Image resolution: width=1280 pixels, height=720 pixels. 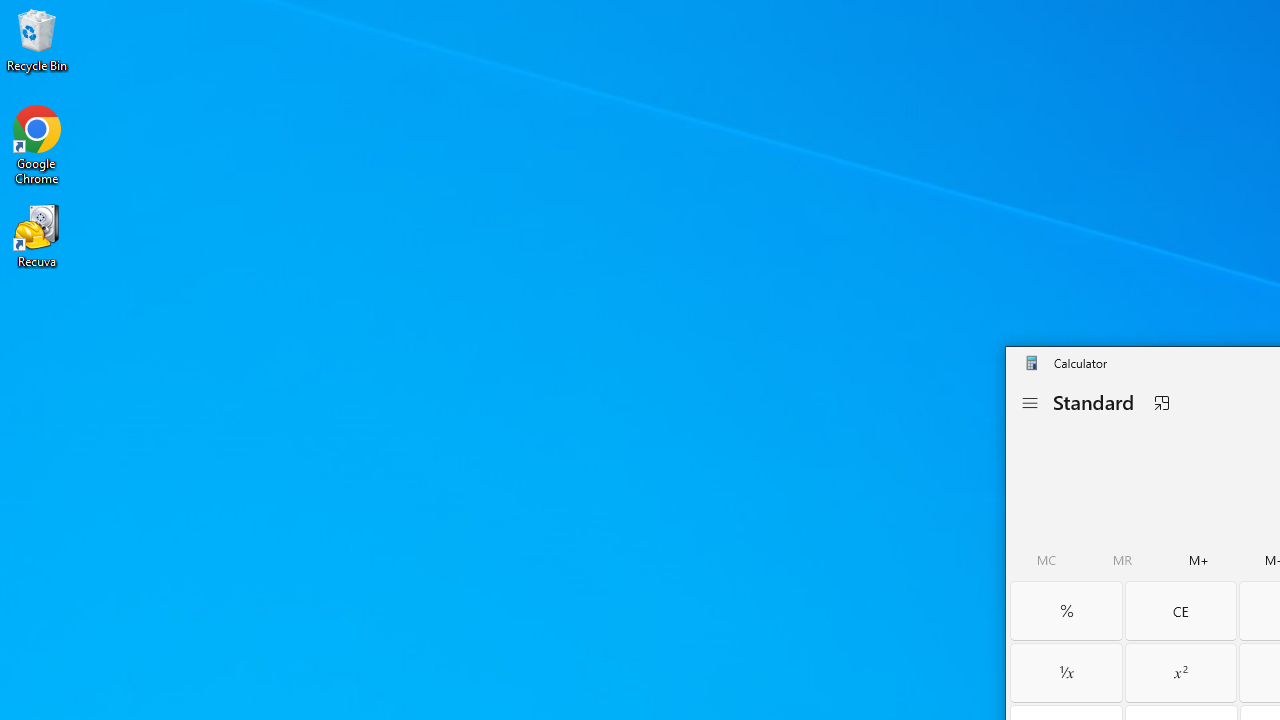 What do you see at coordinates (1180, 672) in the screenshot?
I see `'Square'` at bounding box center [1180, 672].